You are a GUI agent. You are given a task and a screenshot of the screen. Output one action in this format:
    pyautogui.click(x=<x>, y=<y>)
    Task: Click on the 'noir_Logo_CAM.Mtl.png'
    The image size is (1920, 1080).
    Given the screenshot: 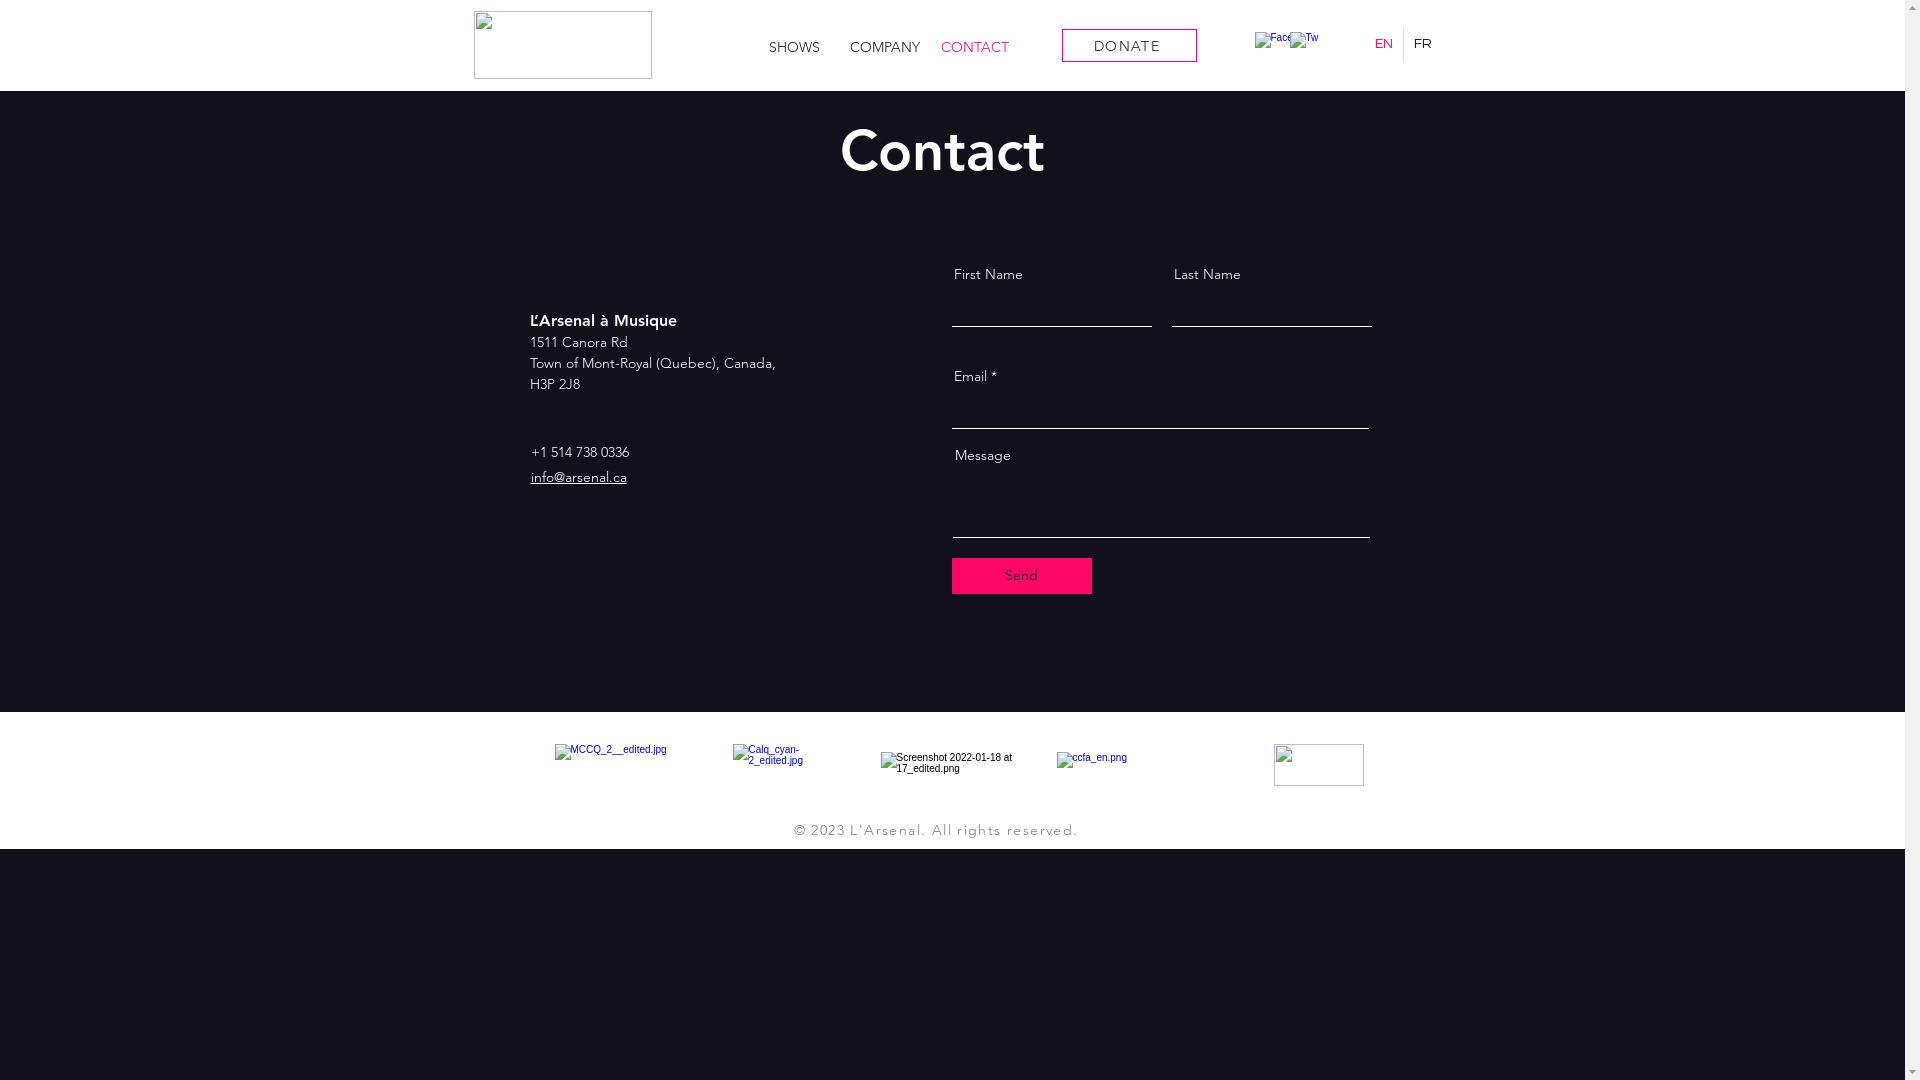 What is the action you would take?
    pyautogui.click(x=1319, y=764)
    